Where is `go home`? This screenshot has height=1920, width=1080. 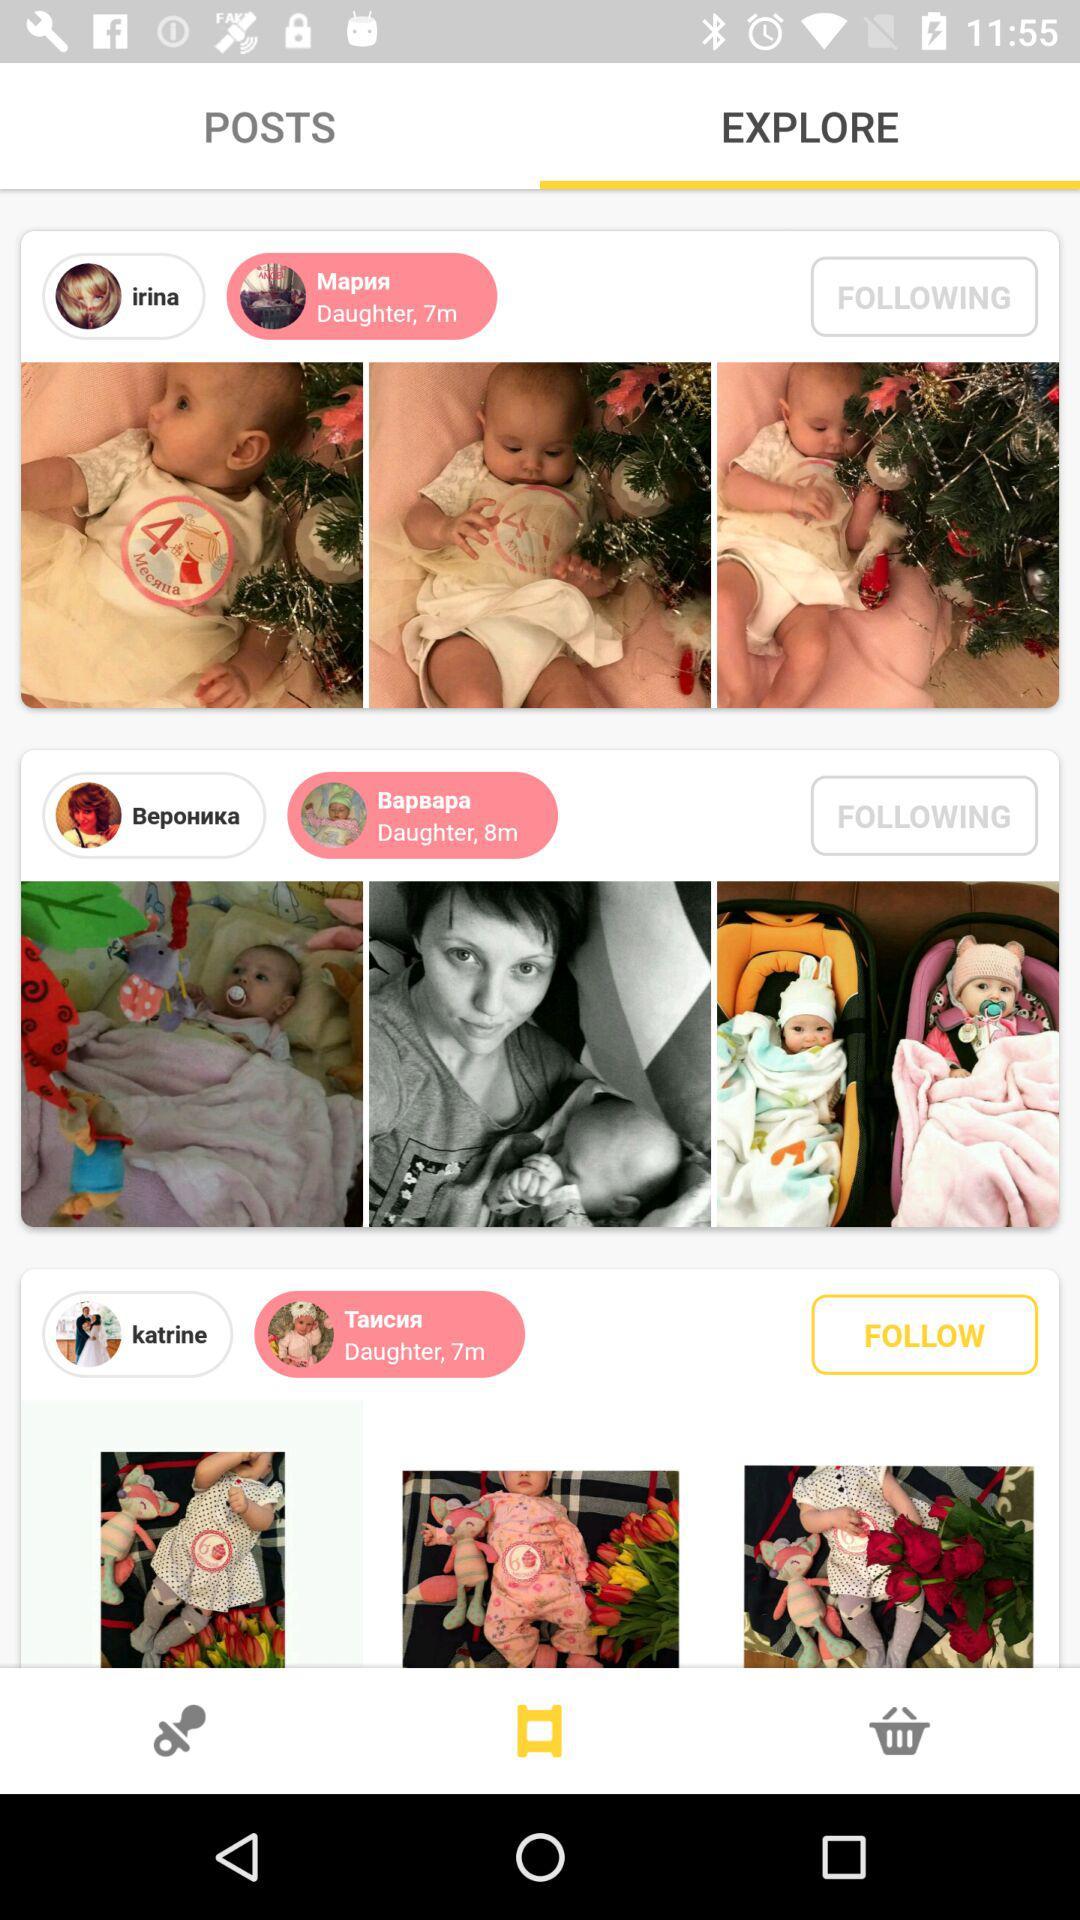
go home is located at coordinates (540, 1730).